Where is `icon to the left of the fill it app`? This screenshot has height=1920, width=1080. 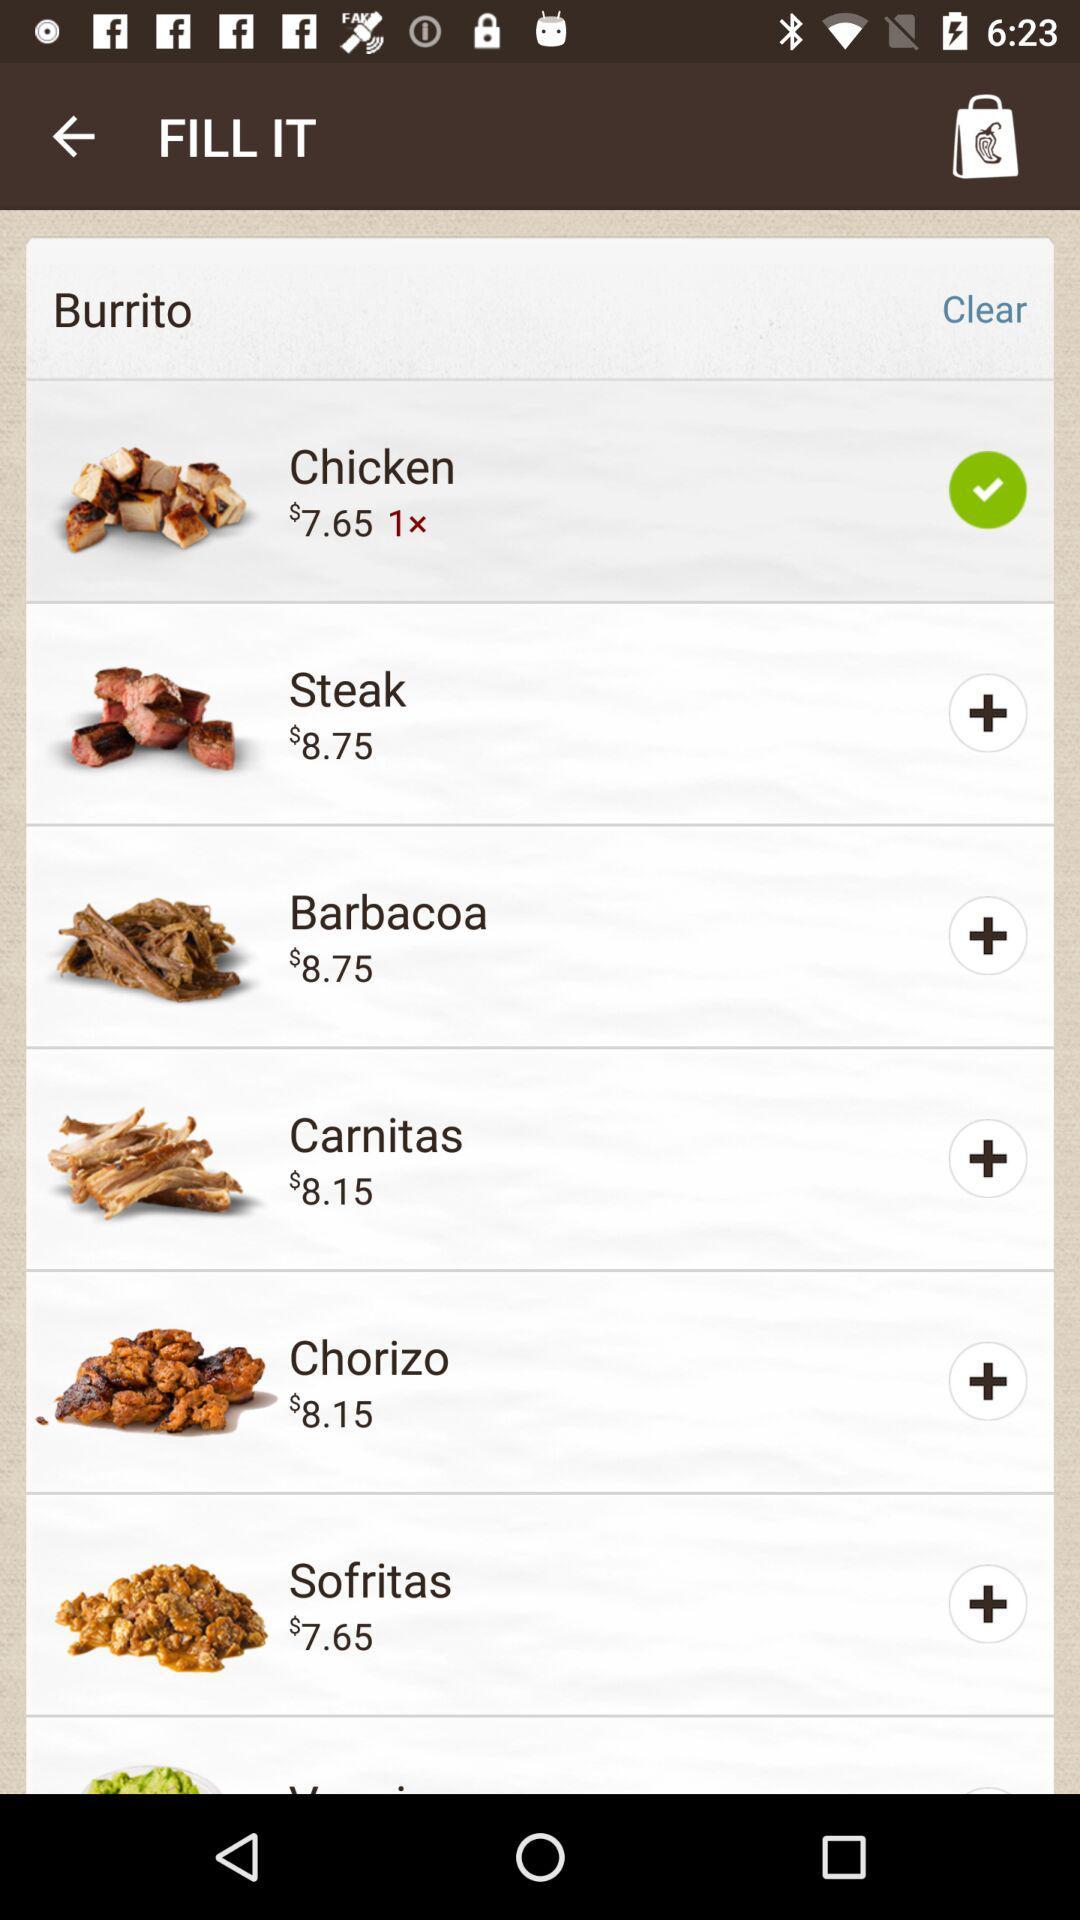
icon to the left of the fill it app is located at coordinates (72, 135).